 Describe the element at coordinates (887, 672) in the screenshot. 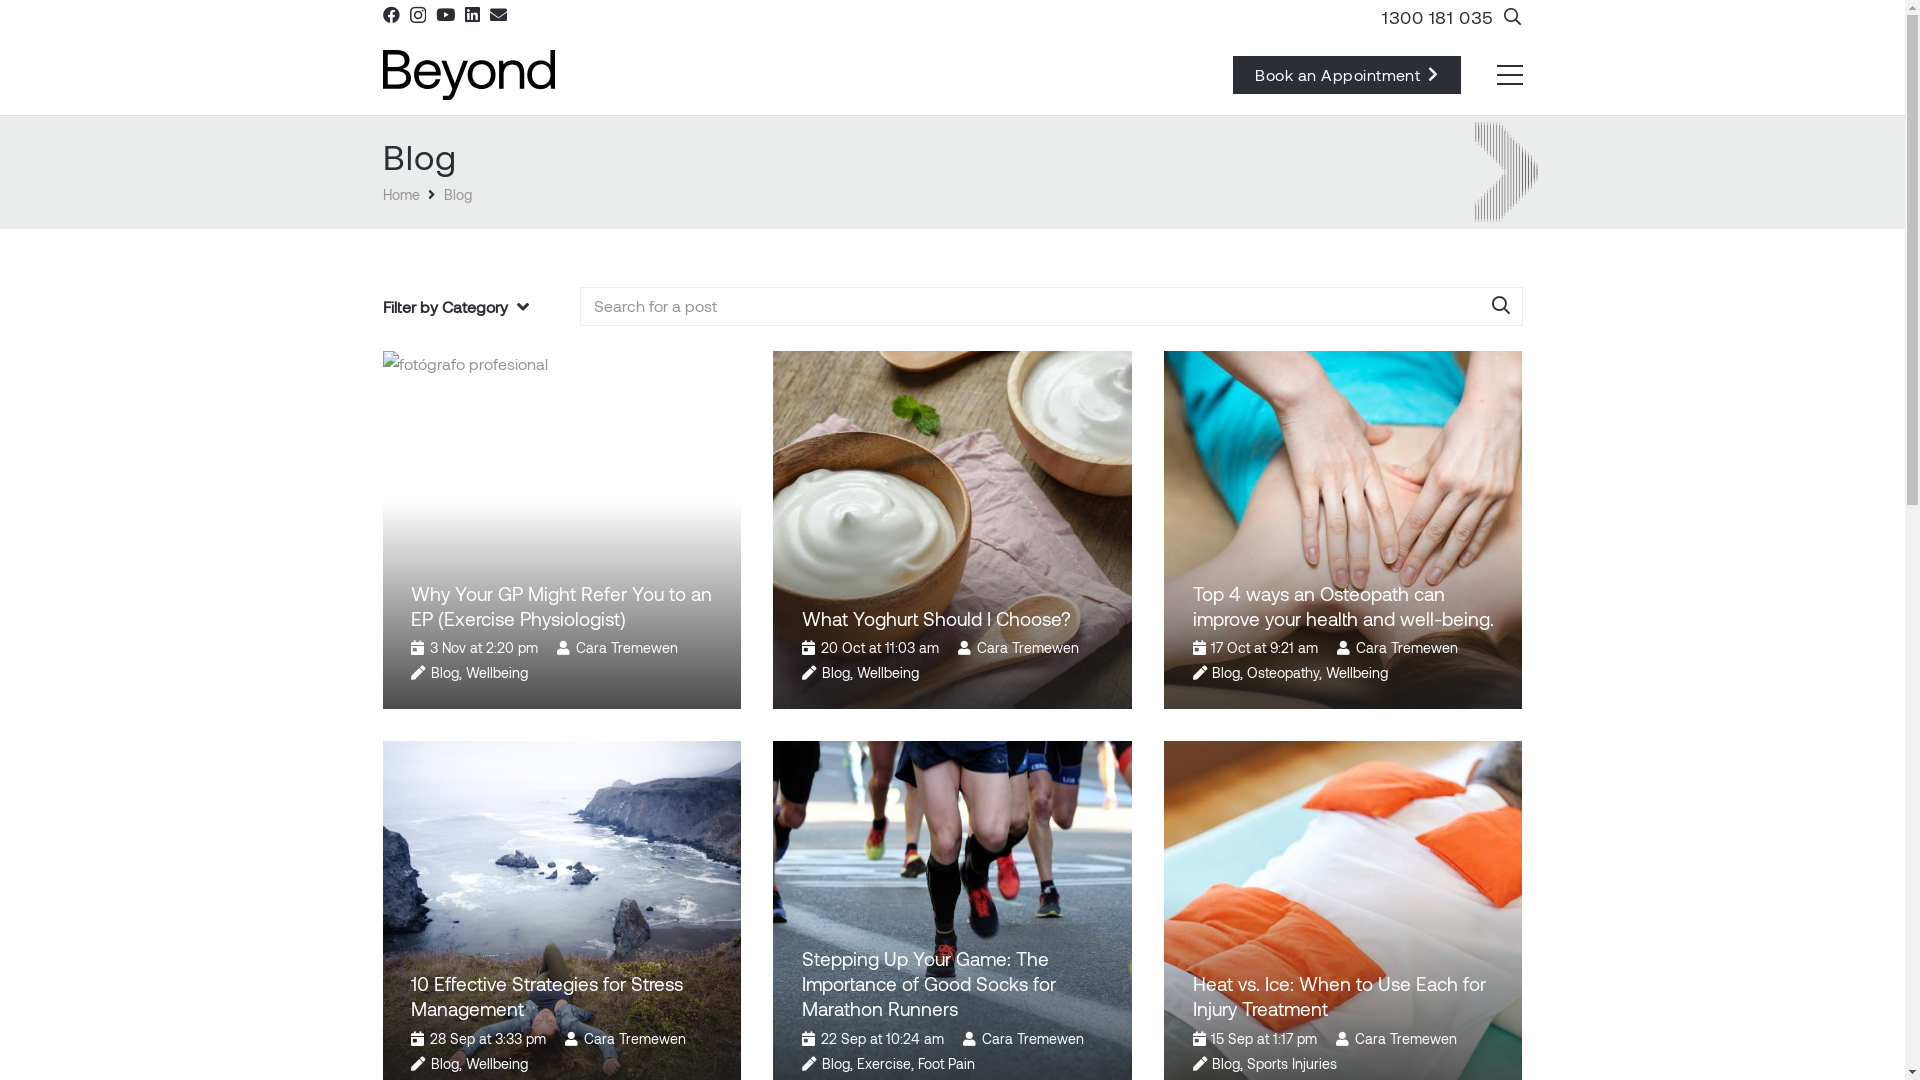

I see `'Wellbeing'` at that location.